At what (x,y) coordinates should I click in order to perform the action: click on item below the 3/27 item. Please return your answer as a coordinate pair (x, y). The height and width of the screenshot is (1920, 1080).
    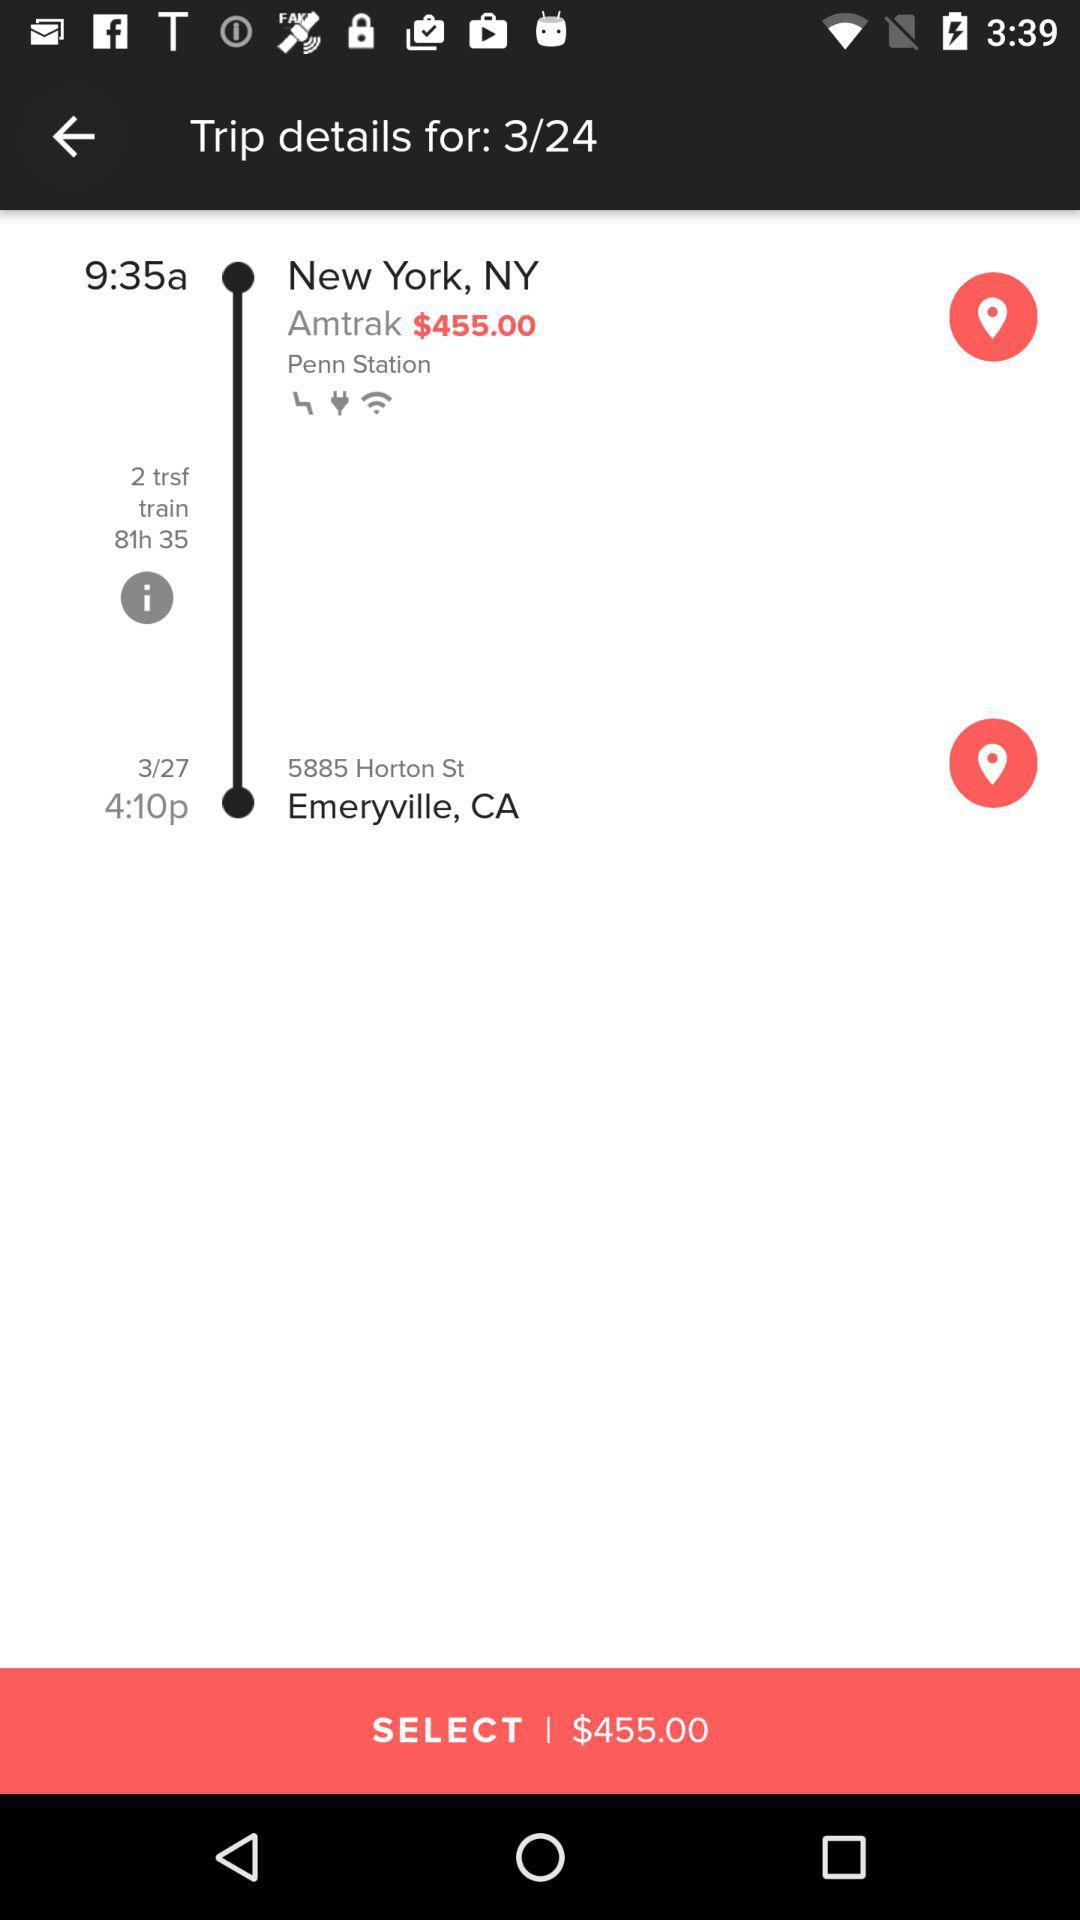
    Looking at the image, I should click on (145, 806).